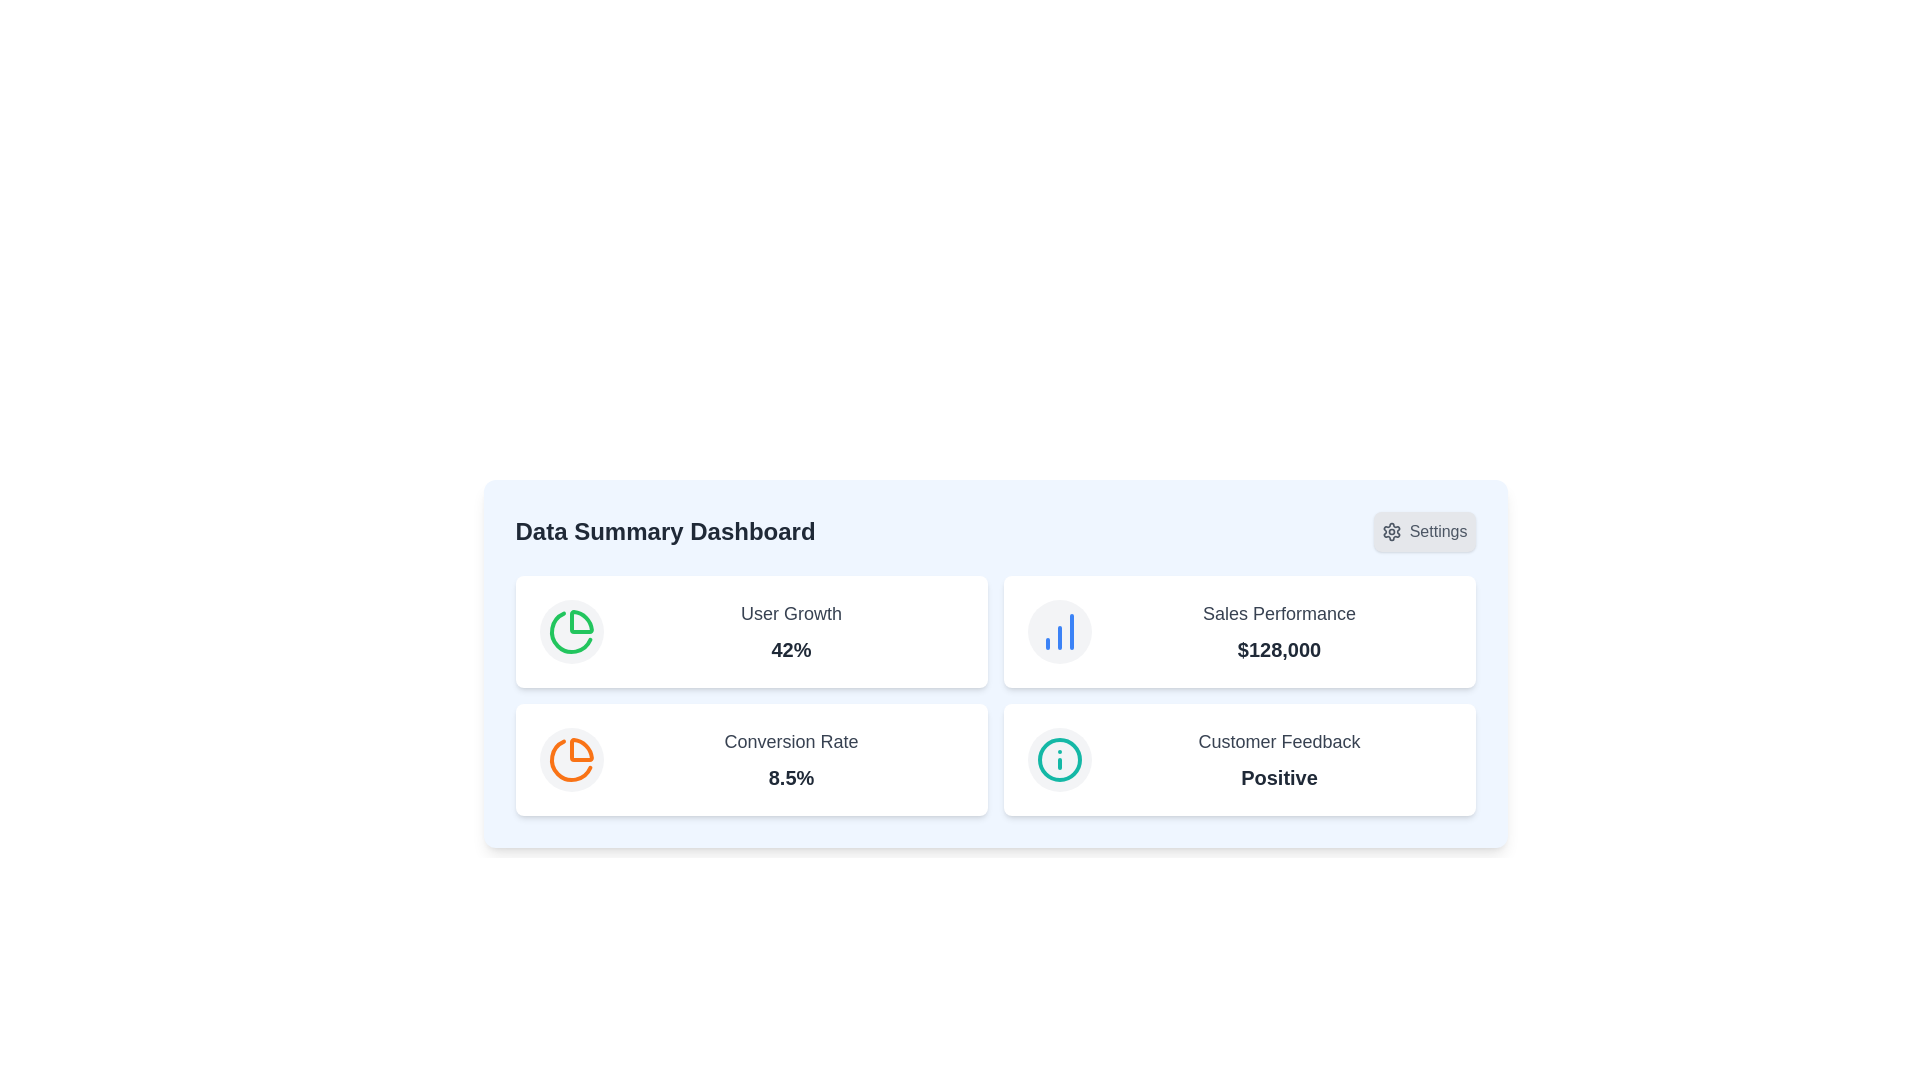 This screenshot has height=1080, width=1920. I want to click on displayed text content of the 'Customer Feedback' Text Display Unit, which shows the sentiment as 'Positive', so click(1278, 759).